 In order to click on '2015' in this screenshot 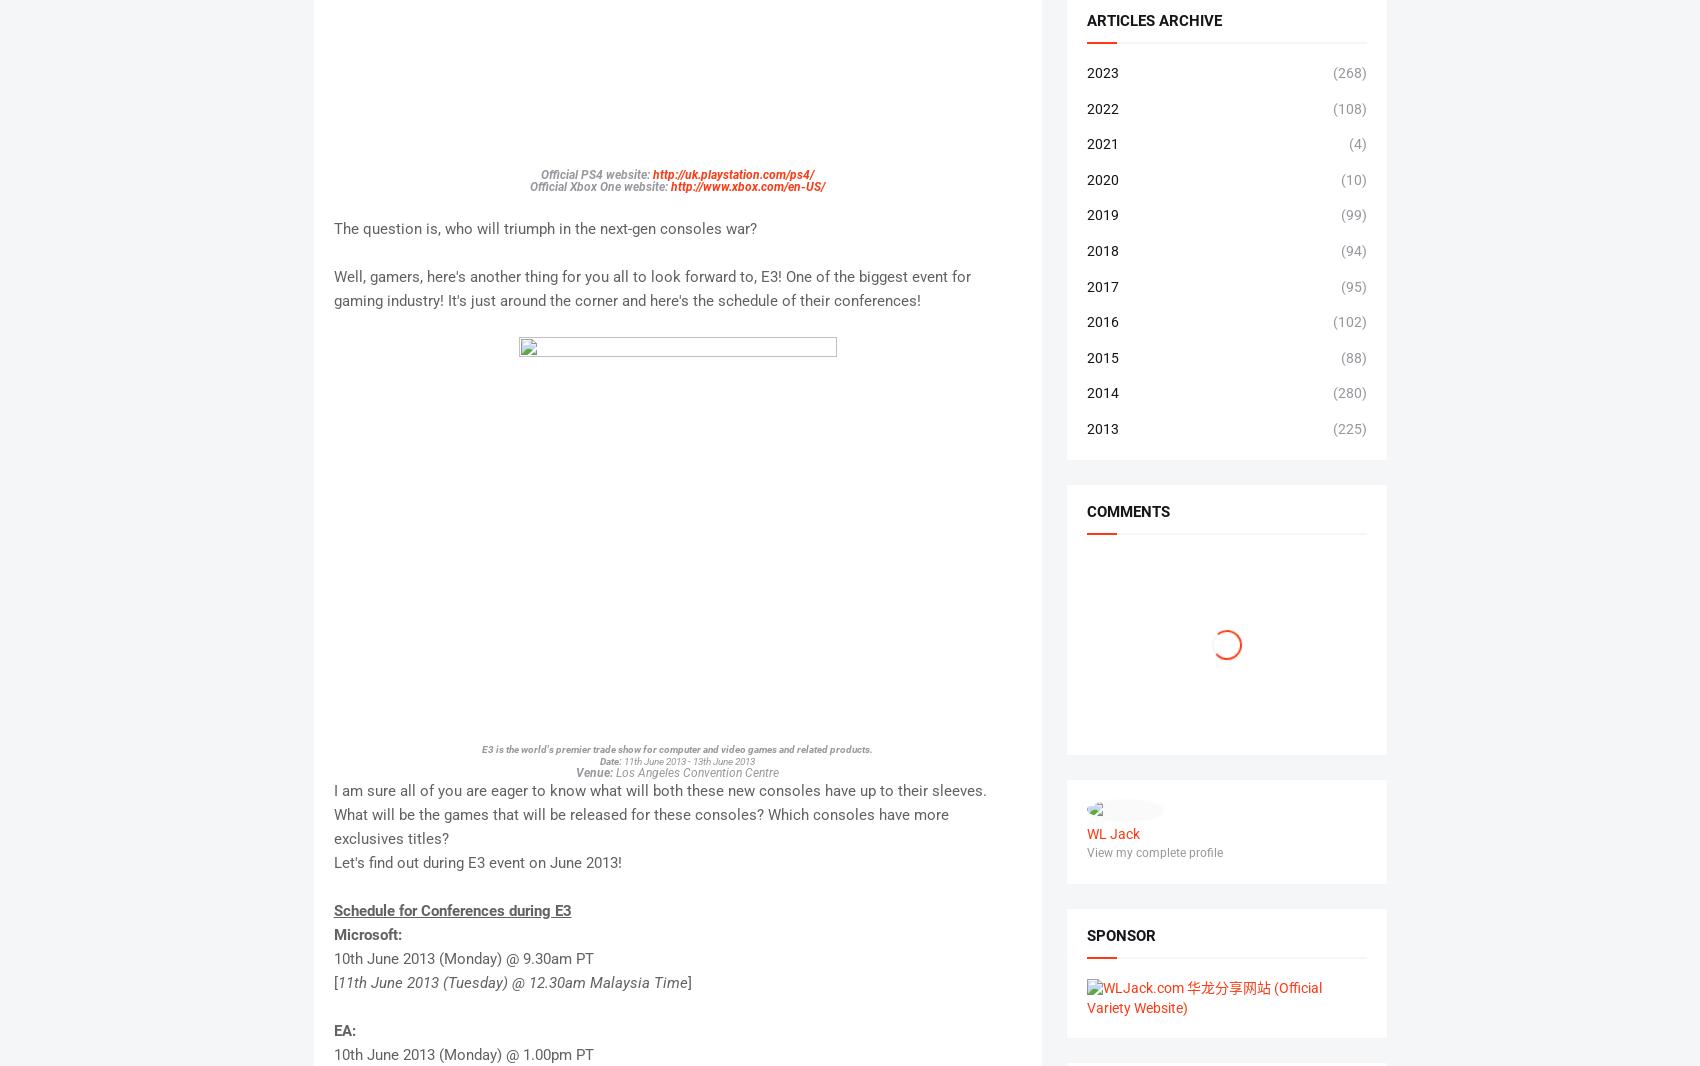, I will do `click(1101, 357)`.